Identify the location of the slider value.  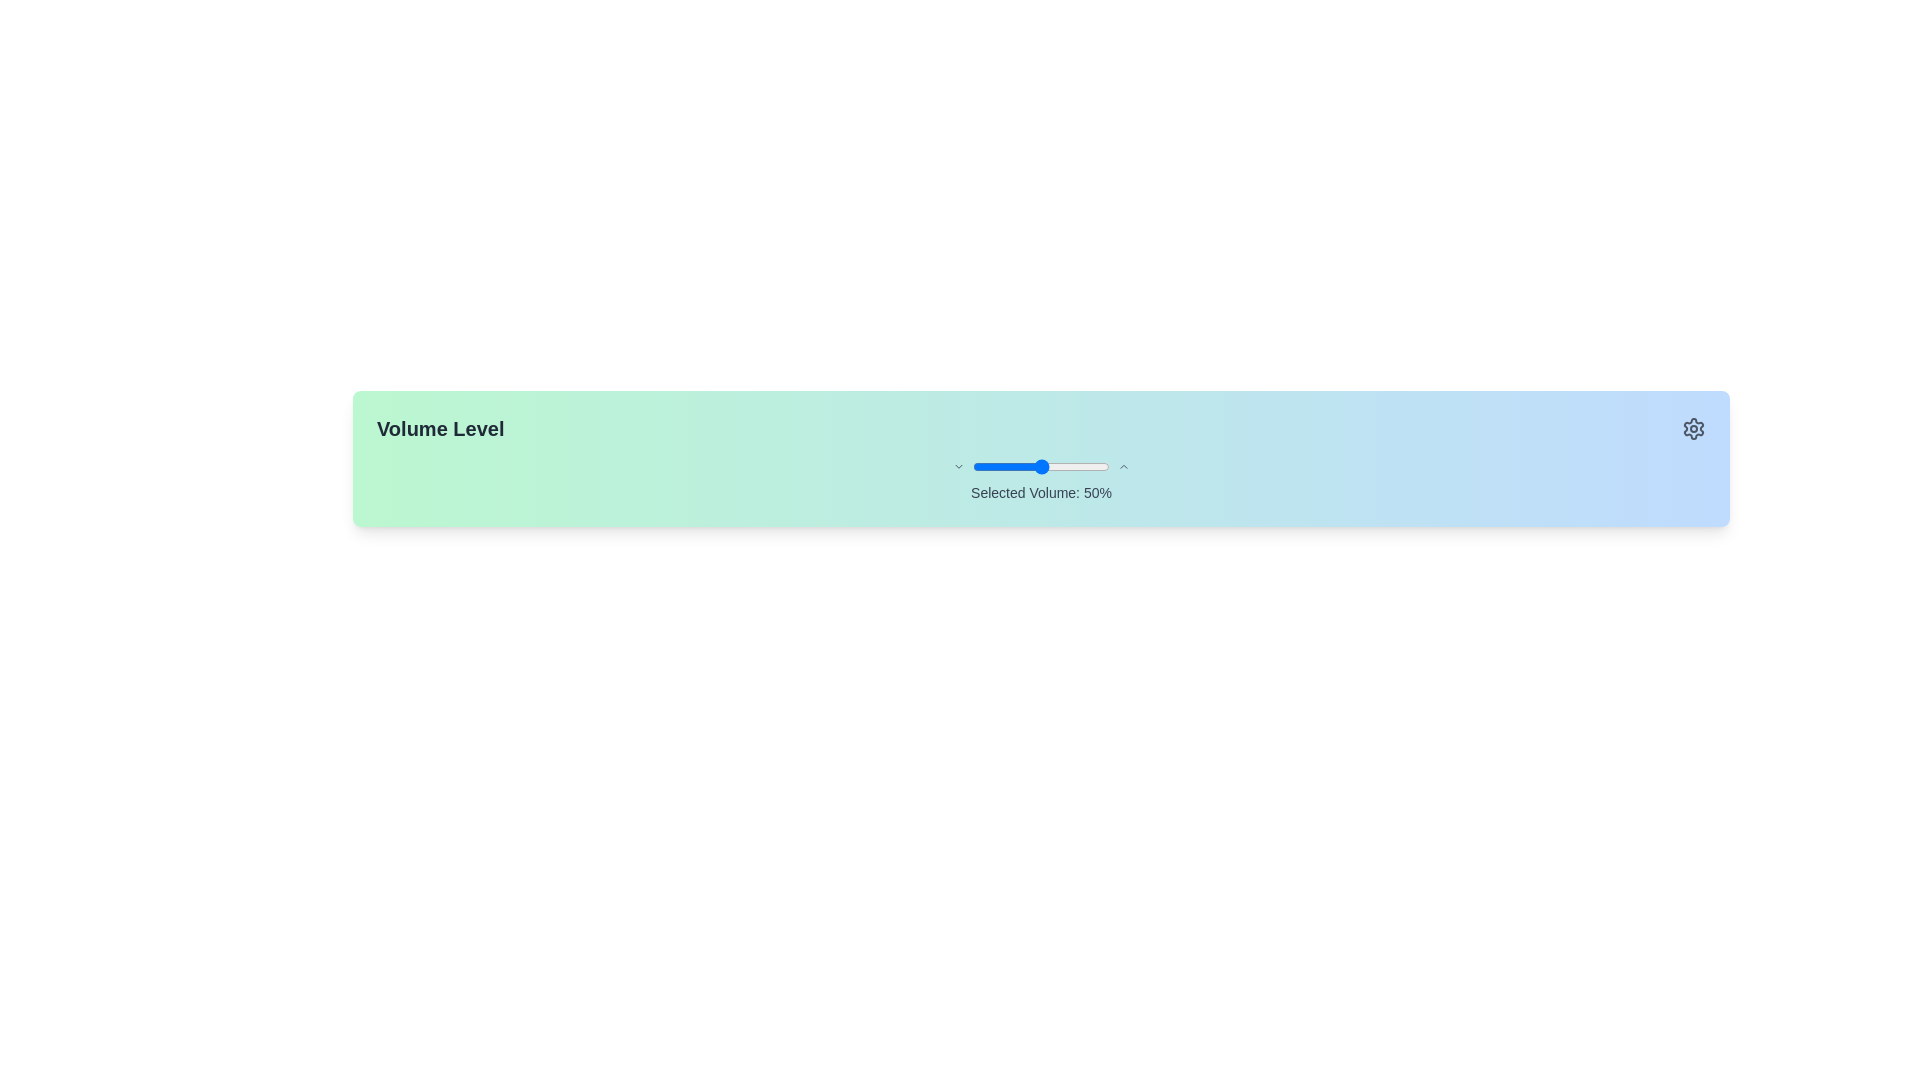
(1033, 466).